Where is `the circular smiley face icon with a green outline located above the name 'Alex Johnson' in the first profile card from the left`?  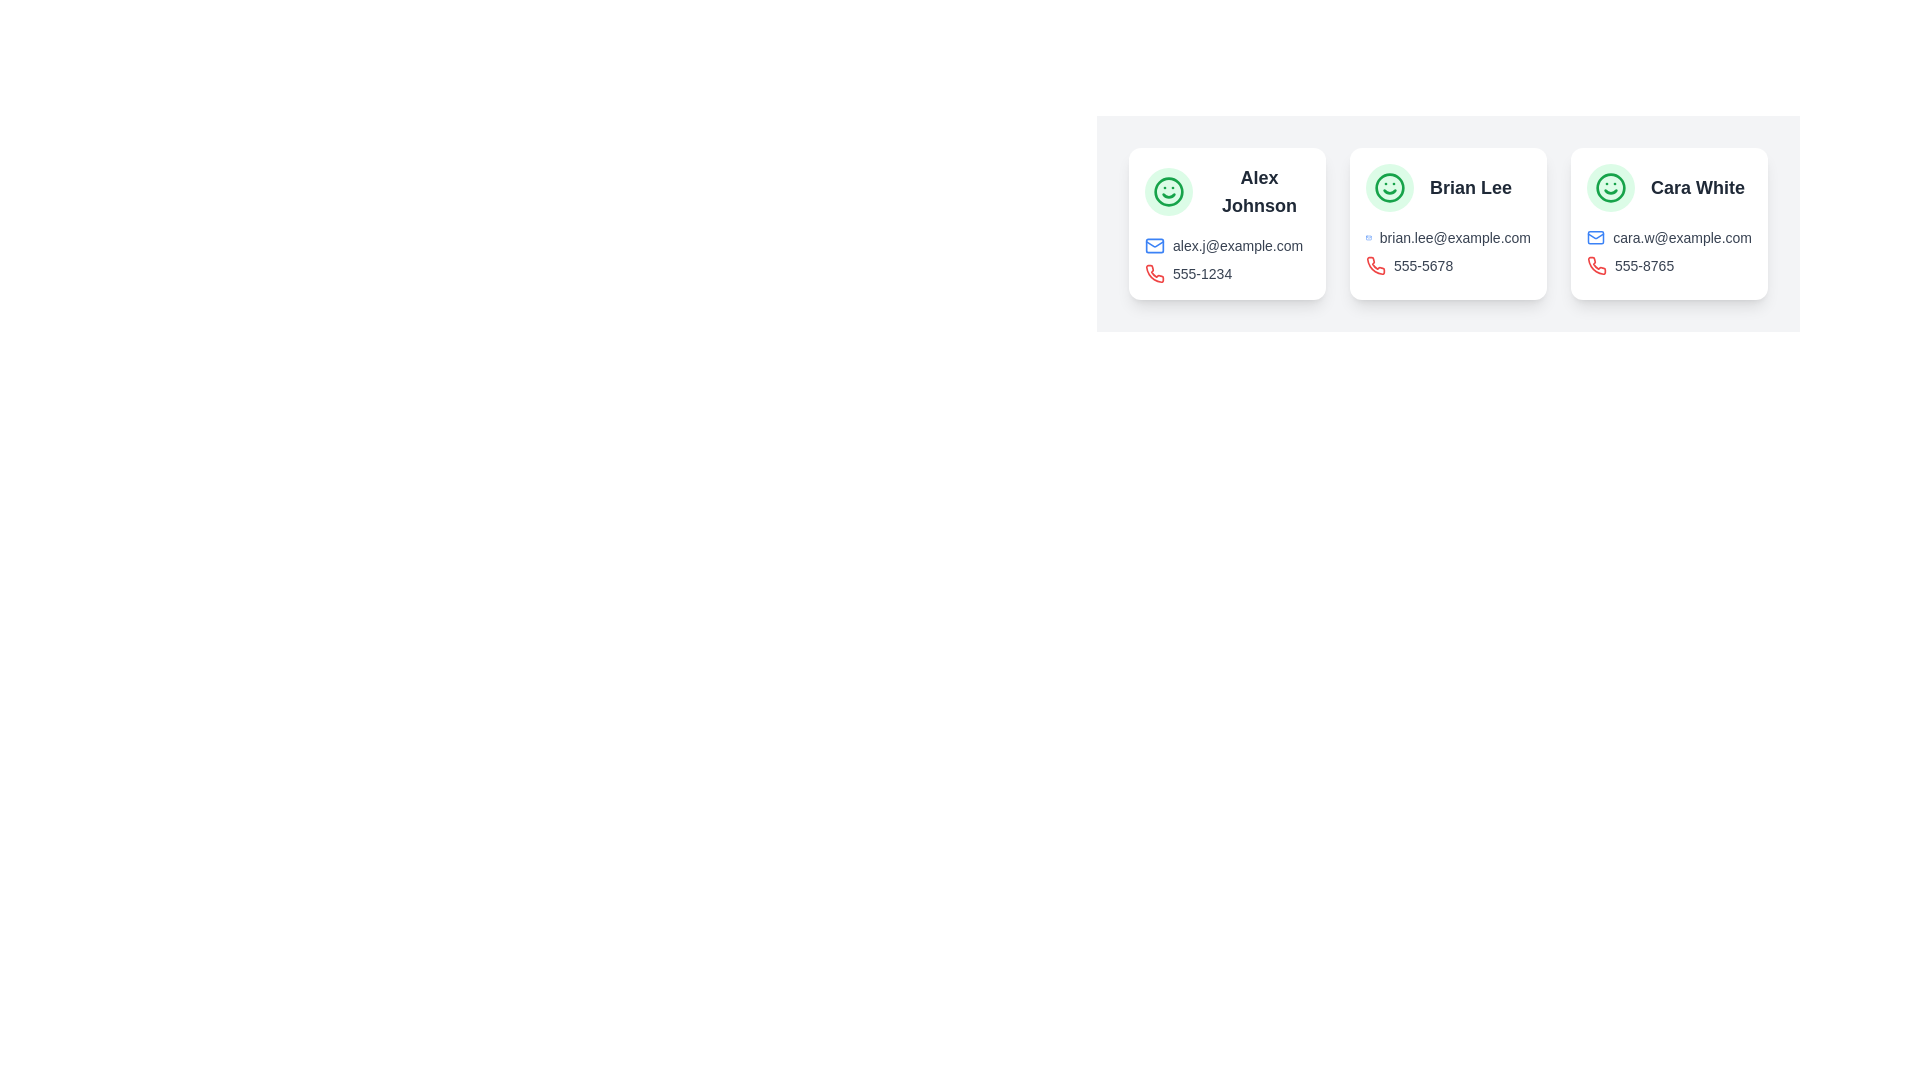 the circular smiley face icon with a green outline located above the name 'Alex Johnson' in the first profile card from the left is located at coordinates (1169, 192).